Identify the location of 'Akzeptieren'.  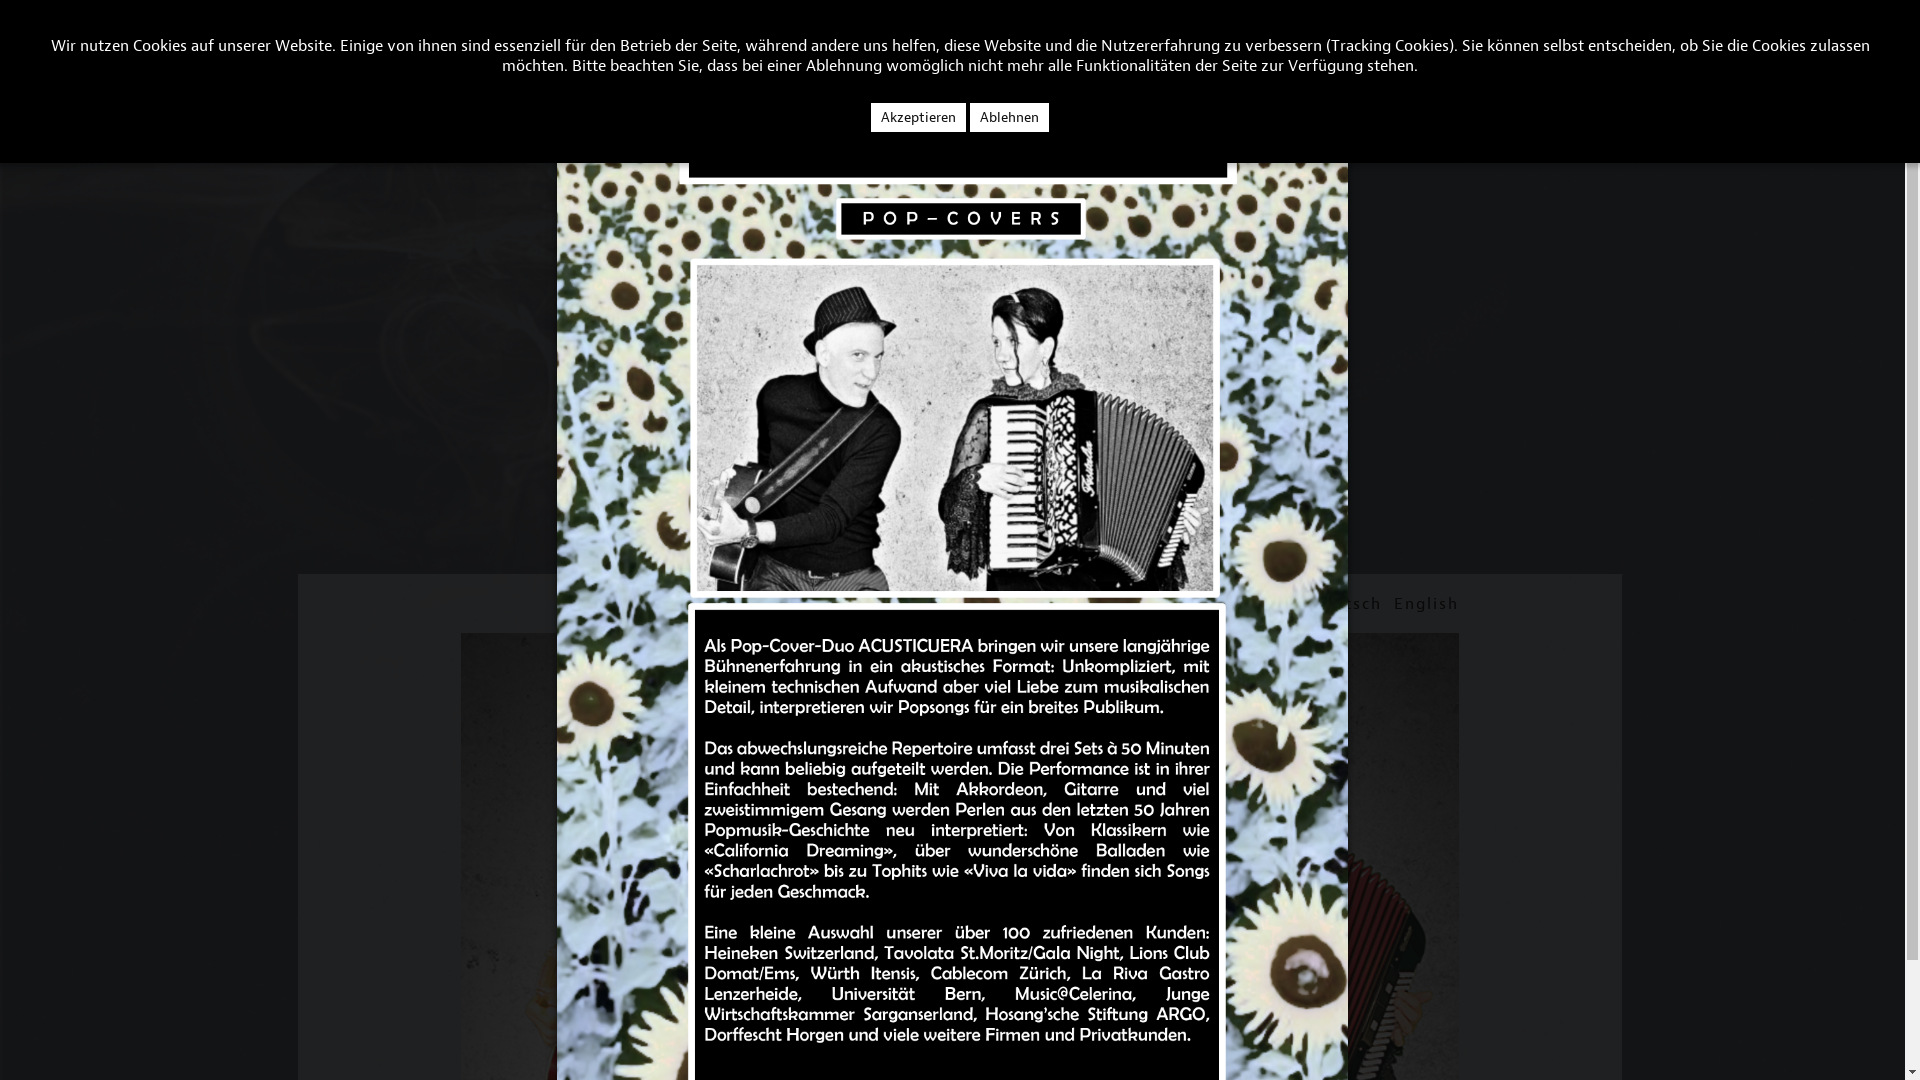
(917, 117).